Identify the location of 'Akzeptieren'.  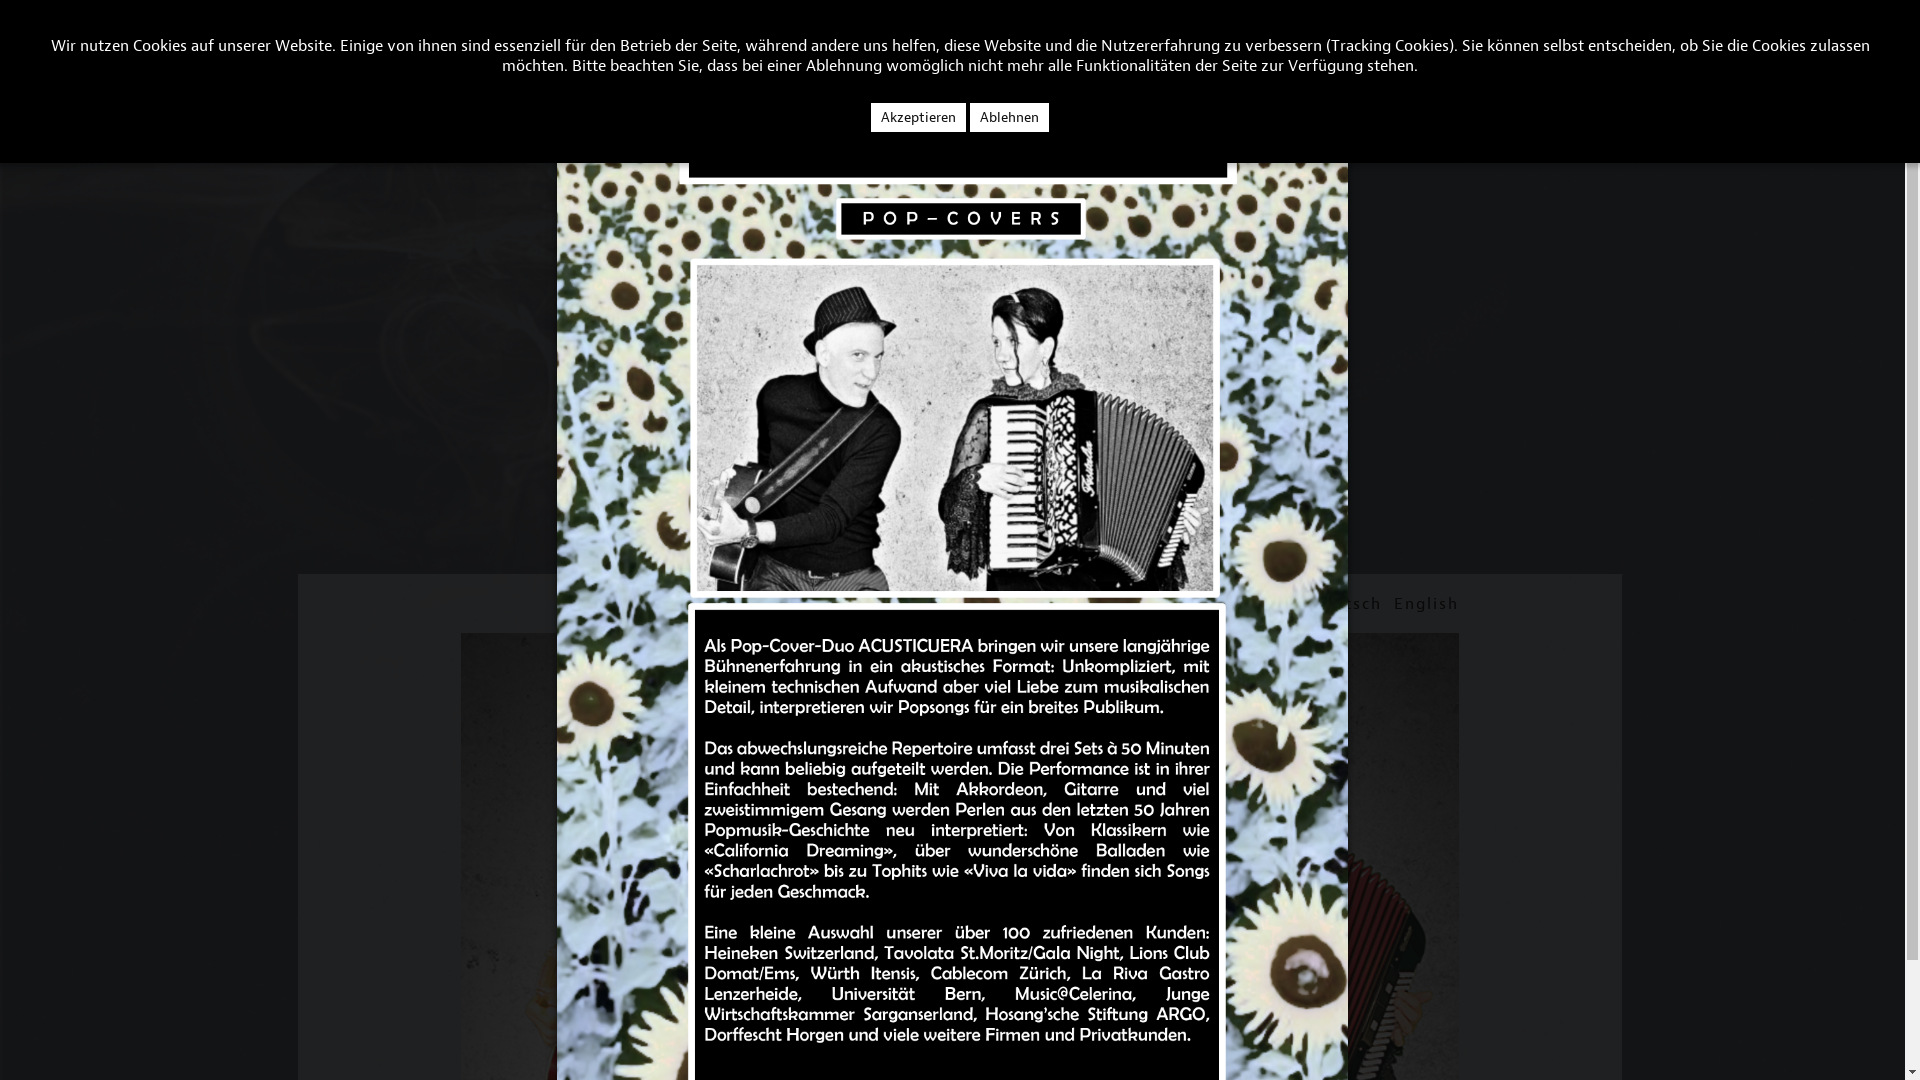
(917, 117).